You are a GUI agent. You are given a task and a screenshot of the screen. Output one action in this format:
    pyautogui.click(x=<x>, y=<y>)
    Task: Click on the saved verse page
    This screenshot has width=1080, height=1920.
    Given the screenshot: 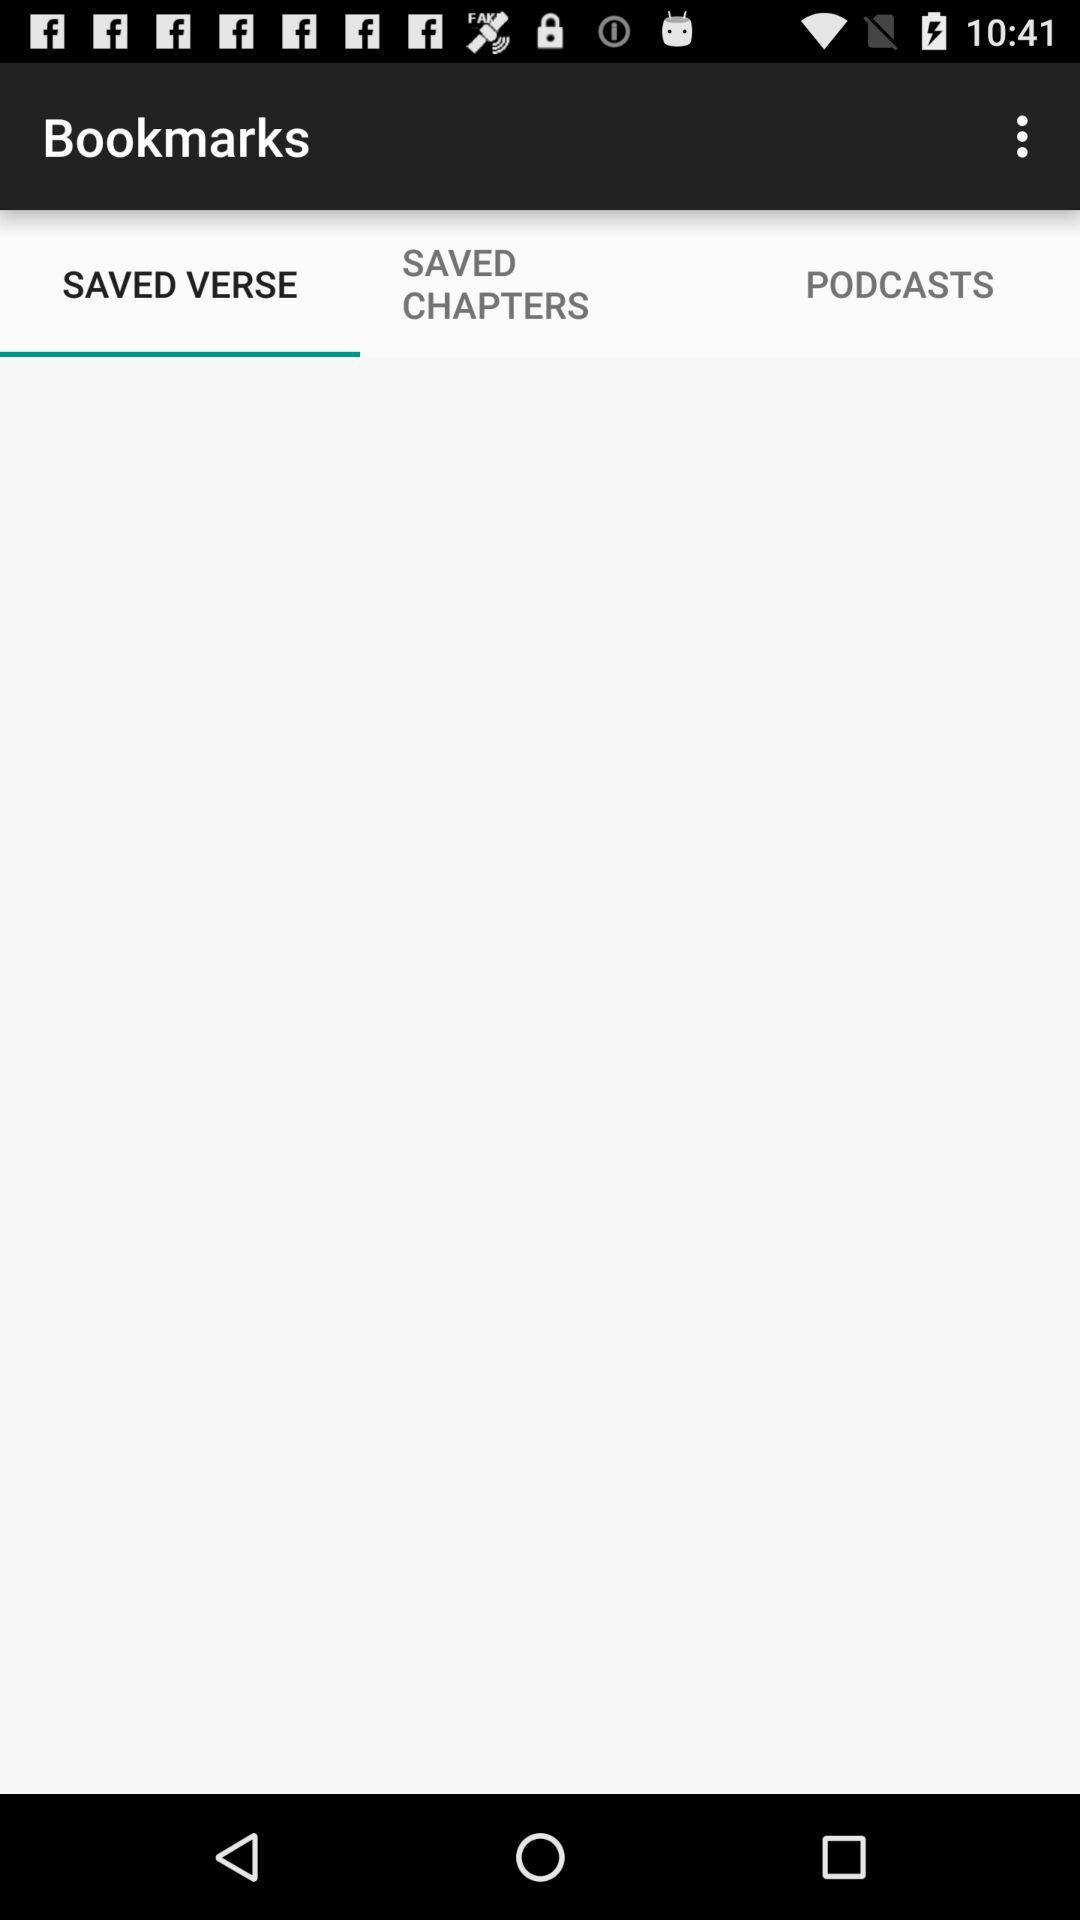 What is the action you would take?
    pyautogui.click(x=540, y=1074)
    